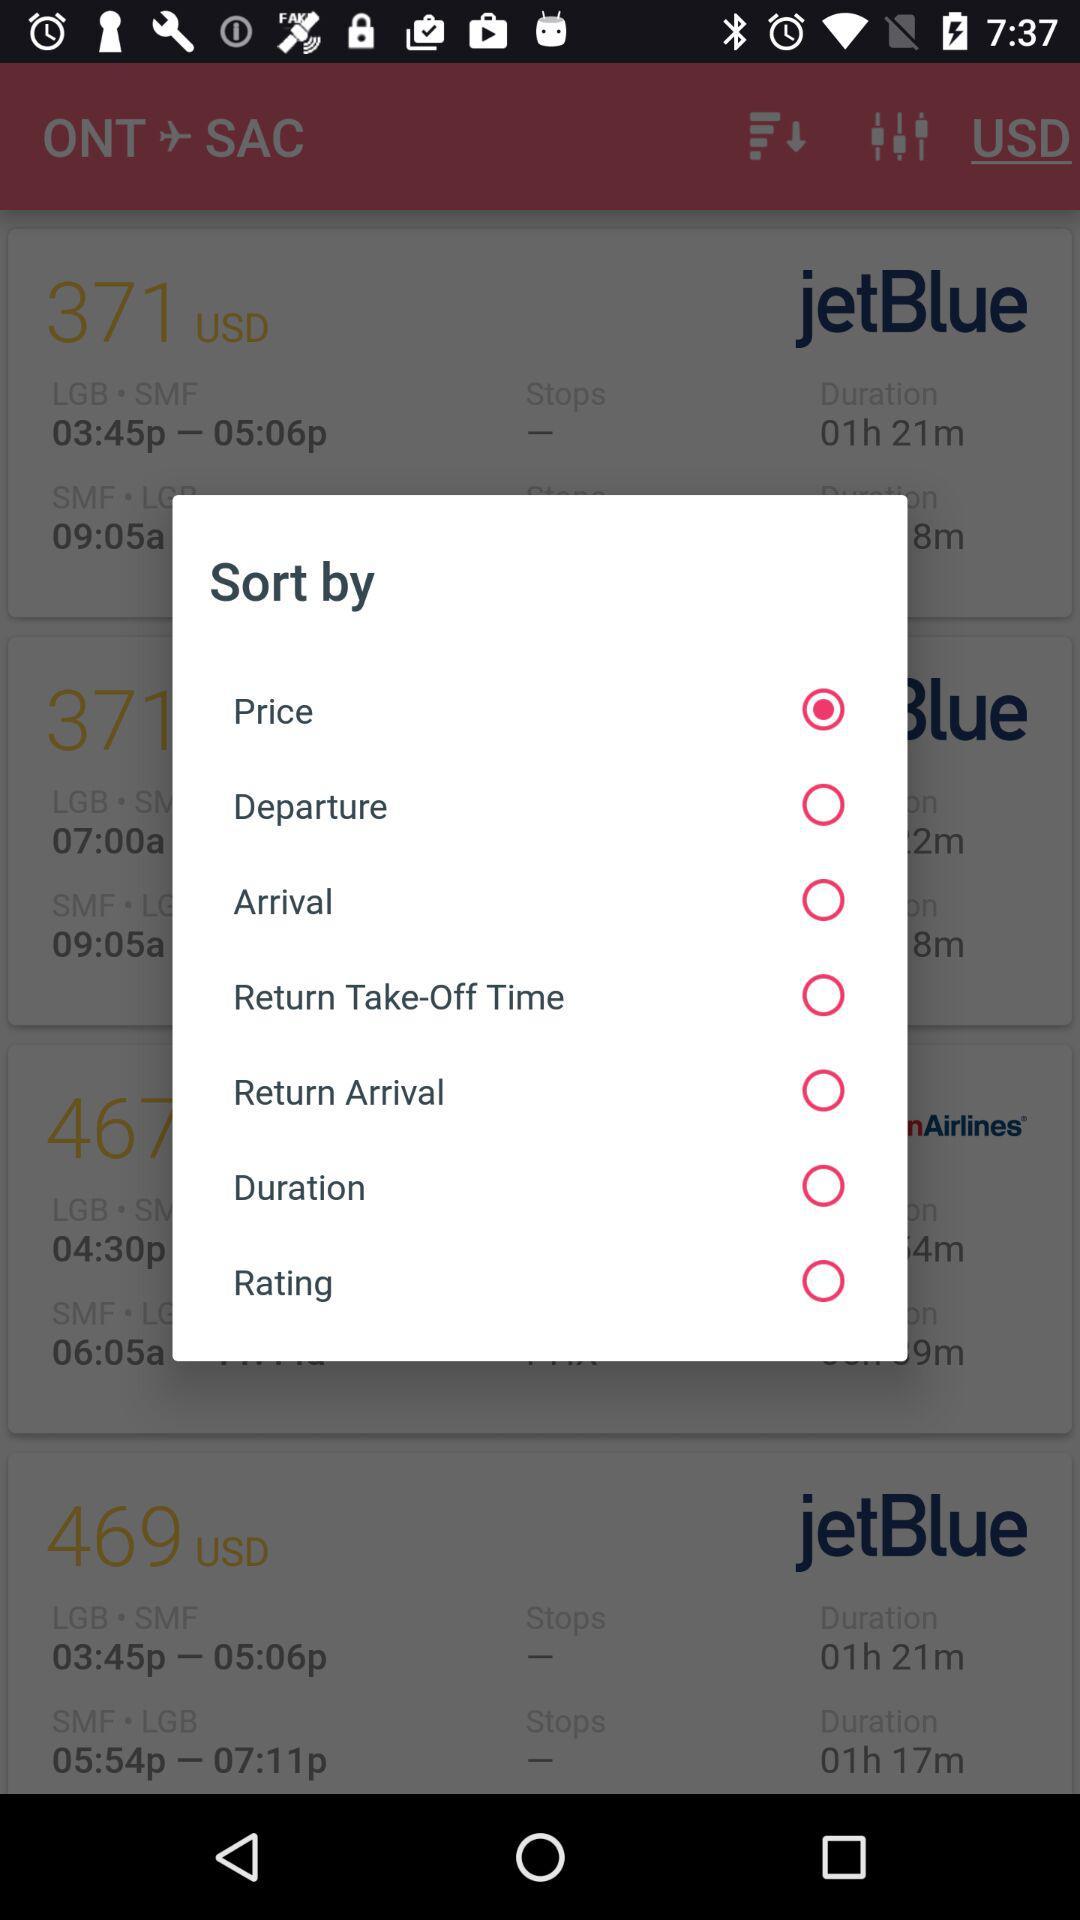 The image size is (1080, 1920). Describe the element at coordinates (537, 995) in the screenshot. I see `the item below arrival icon` at that location.